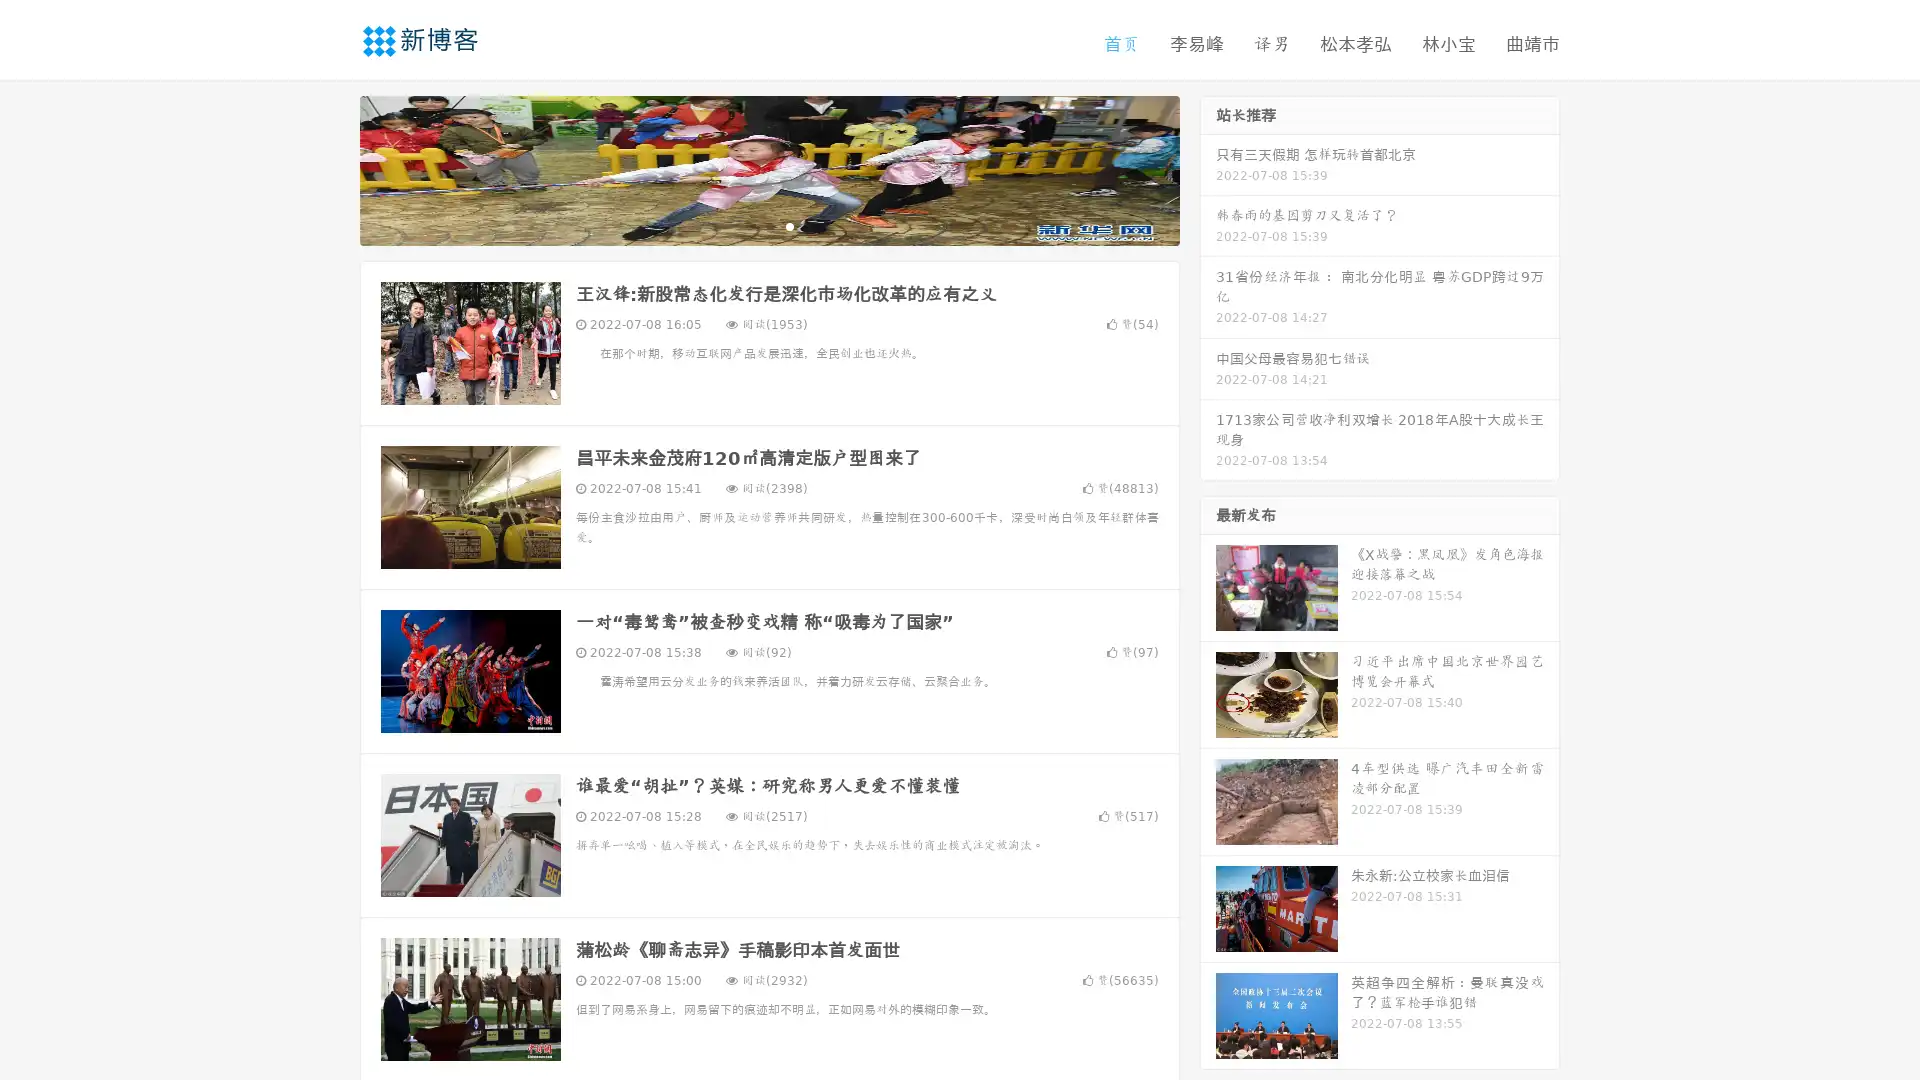  Describe the element at coordinates (789, 225) in the screenshot. I see `Go to slide 3` at that location.